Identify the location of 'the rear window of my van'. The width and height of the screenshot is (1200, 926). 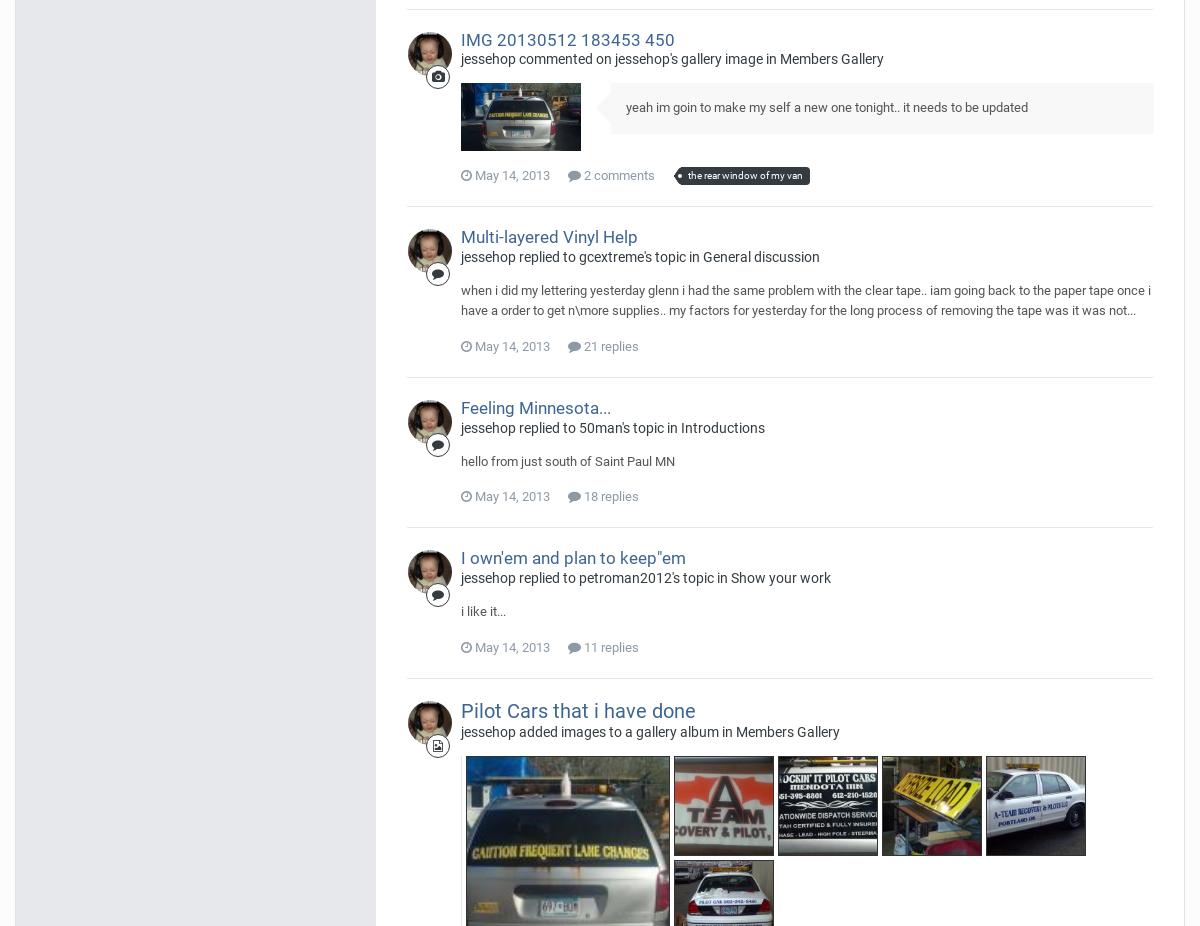
(745, 174).